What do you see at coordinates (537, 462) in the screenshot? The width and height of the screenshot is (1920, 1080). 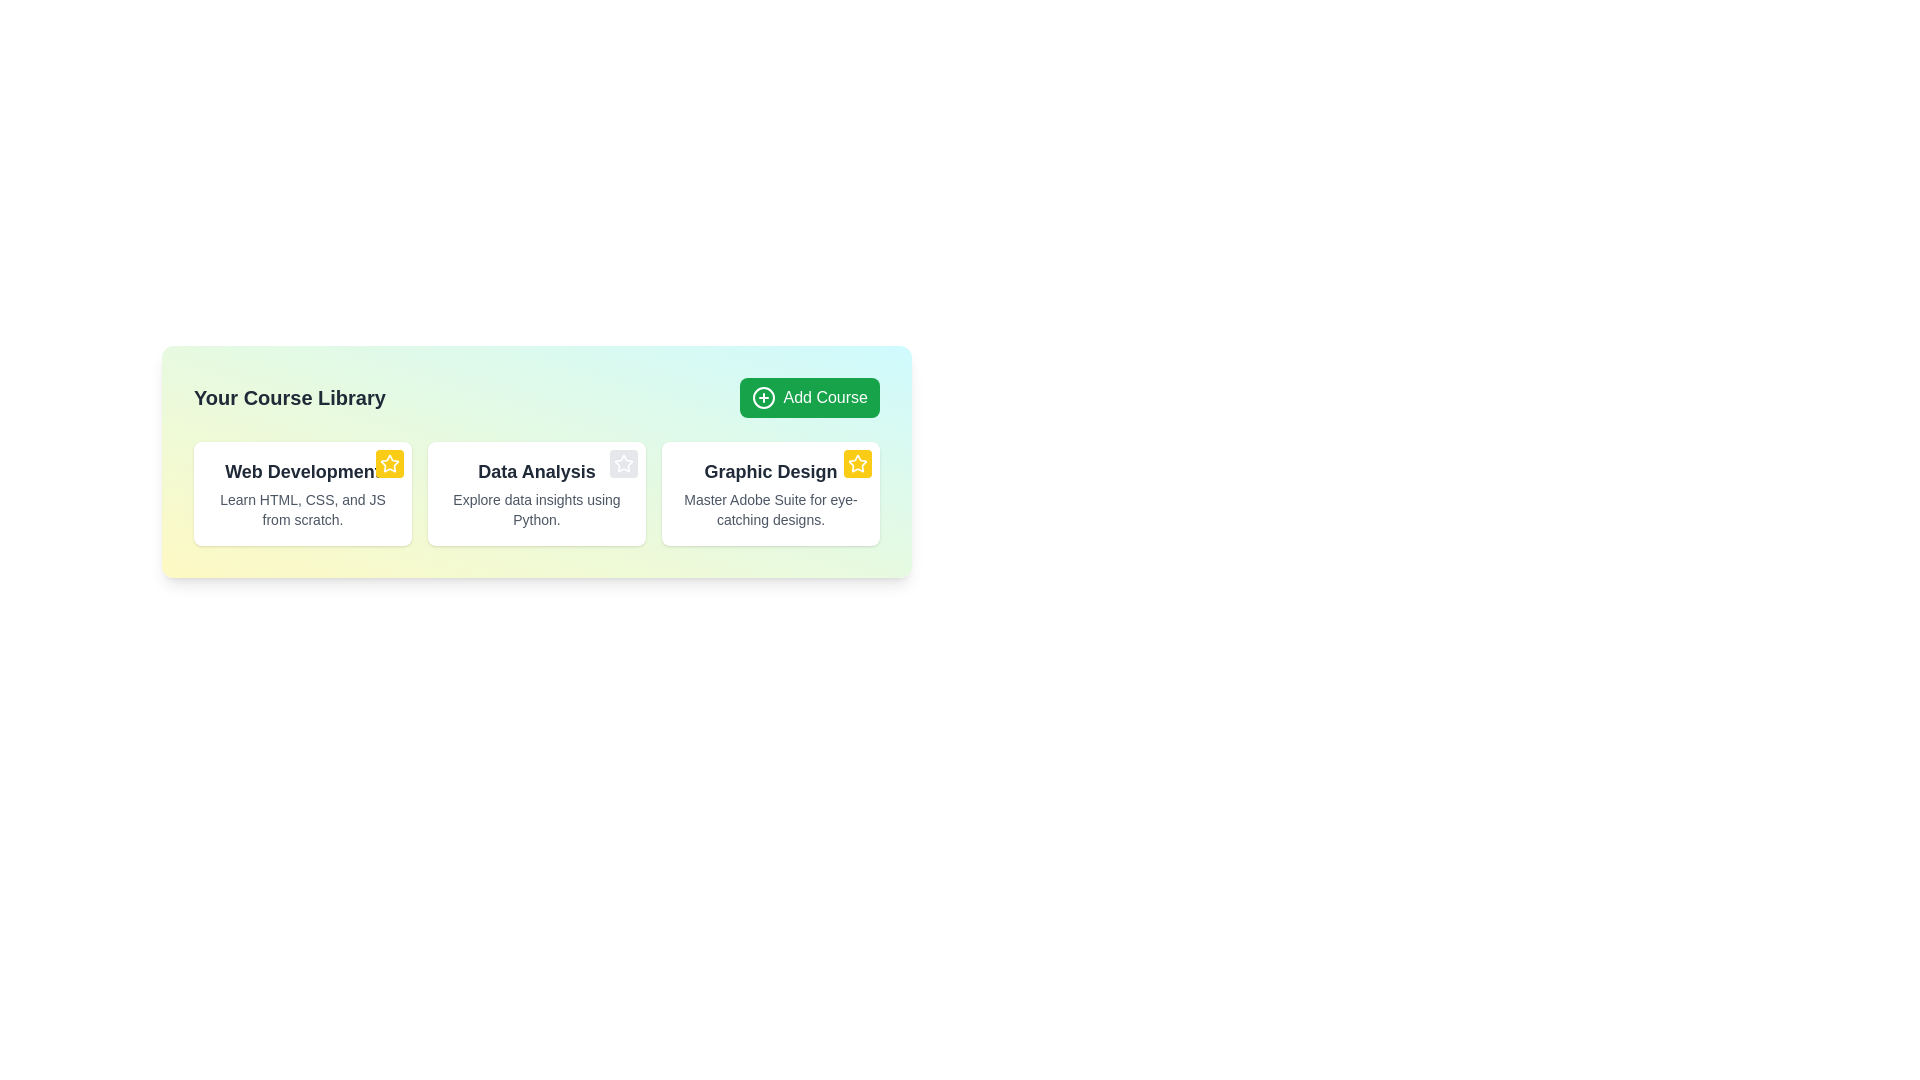 I see `the 'Data Analysis' informational card in the 'Your Course Library' section` at bounding box center [537, 462].